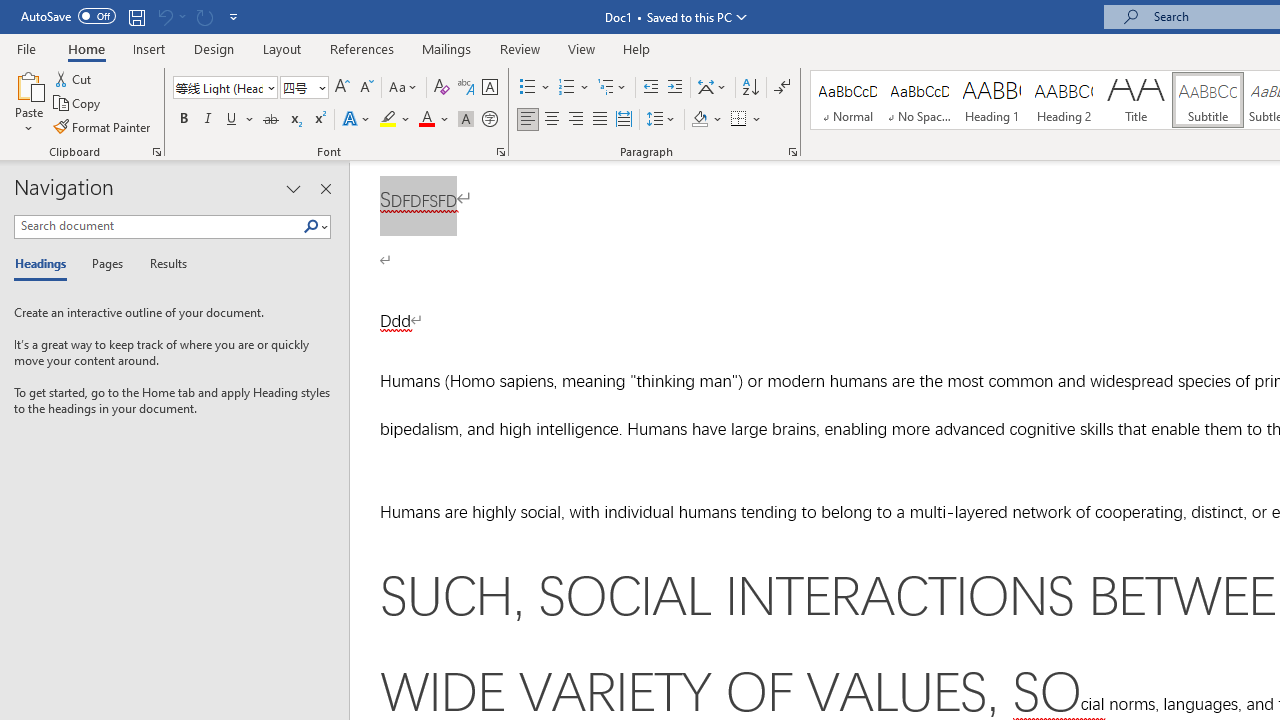  I want to click on 'Font Color Red', so click(425, 119).